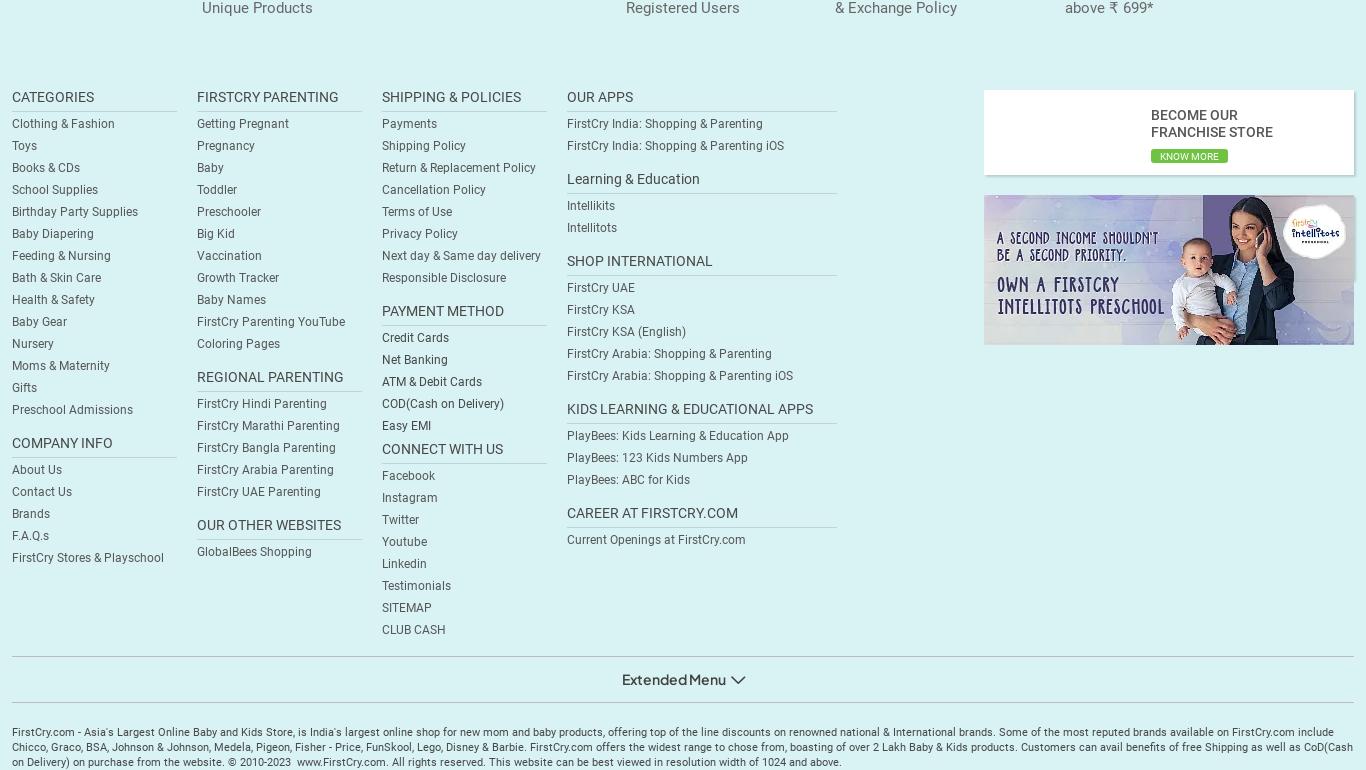  I want to click on 'OUR OTHER WEBSITES', so click(268, 523).